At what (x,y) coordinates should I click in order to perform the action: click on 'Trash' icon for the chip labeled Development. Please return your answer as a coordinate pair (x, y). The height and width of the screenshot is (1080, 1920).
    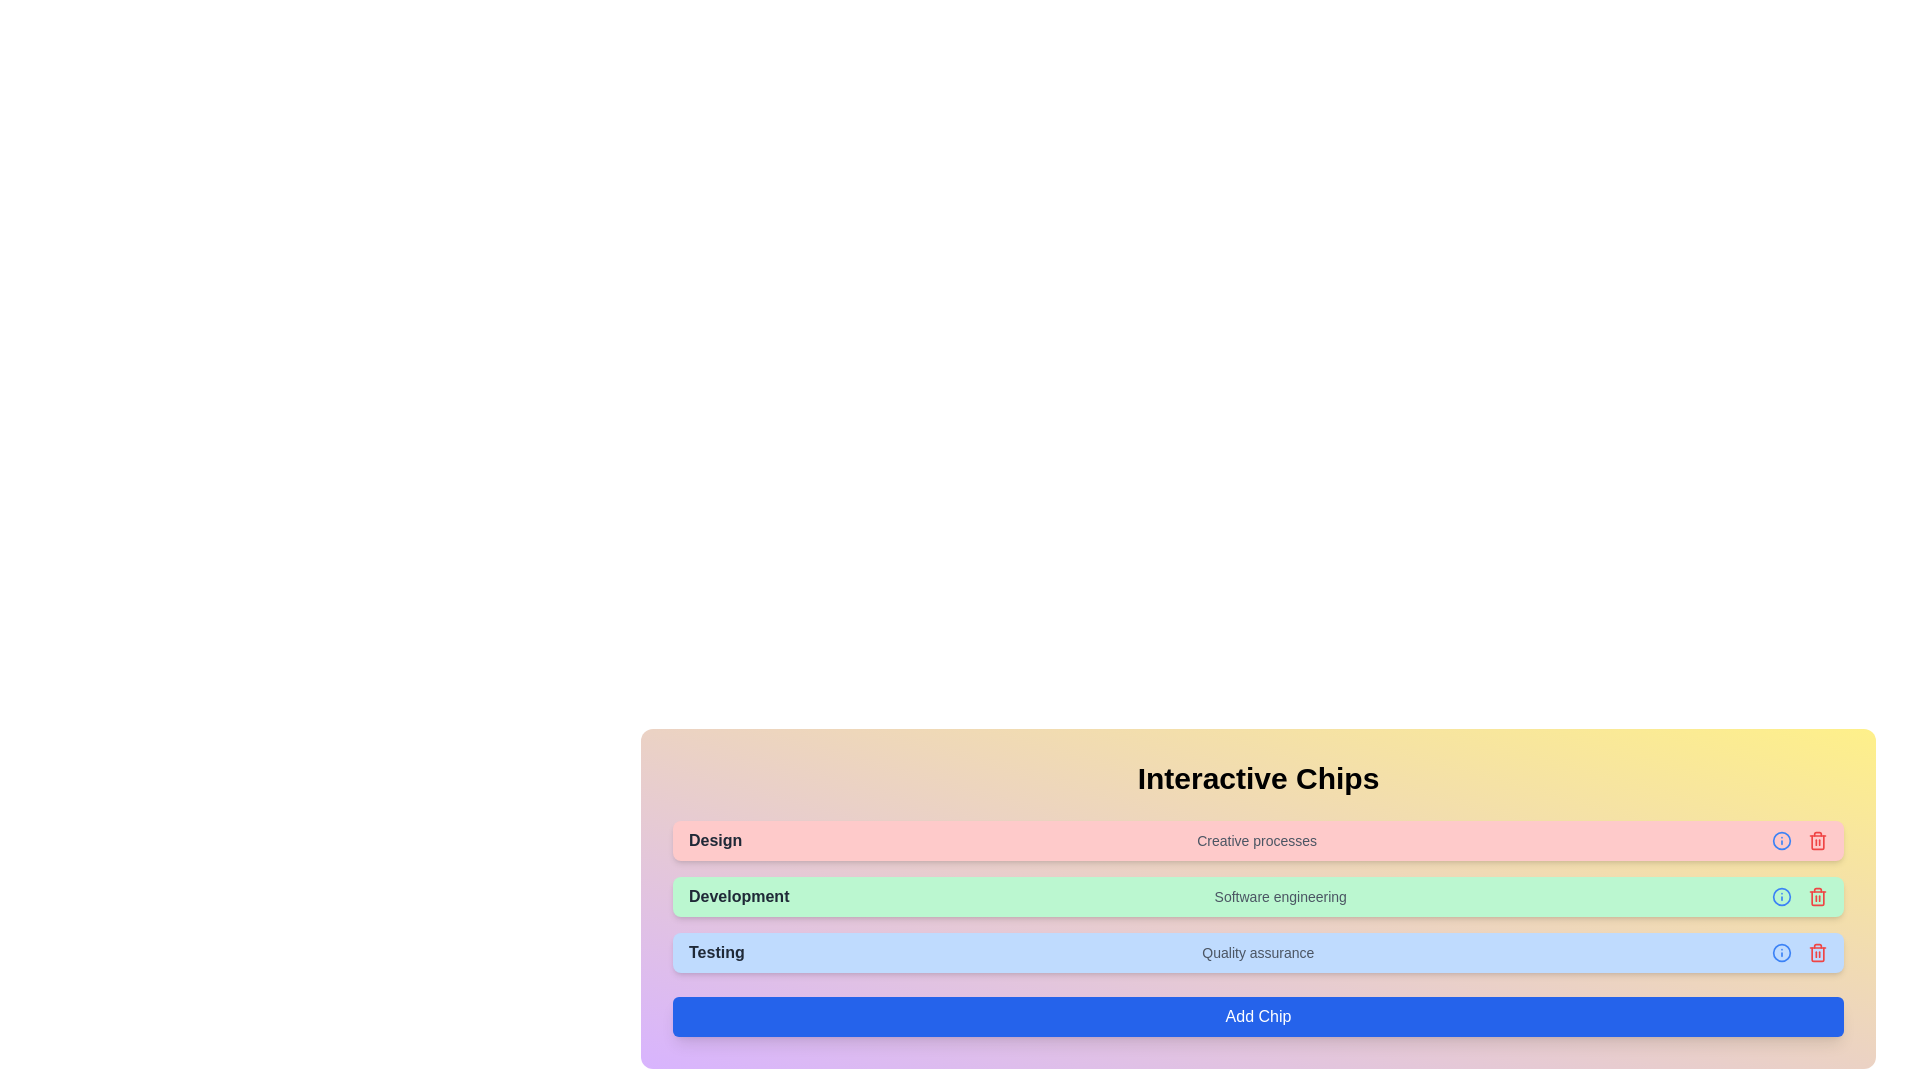
    Looking at the image, I should click on (1818, 896).